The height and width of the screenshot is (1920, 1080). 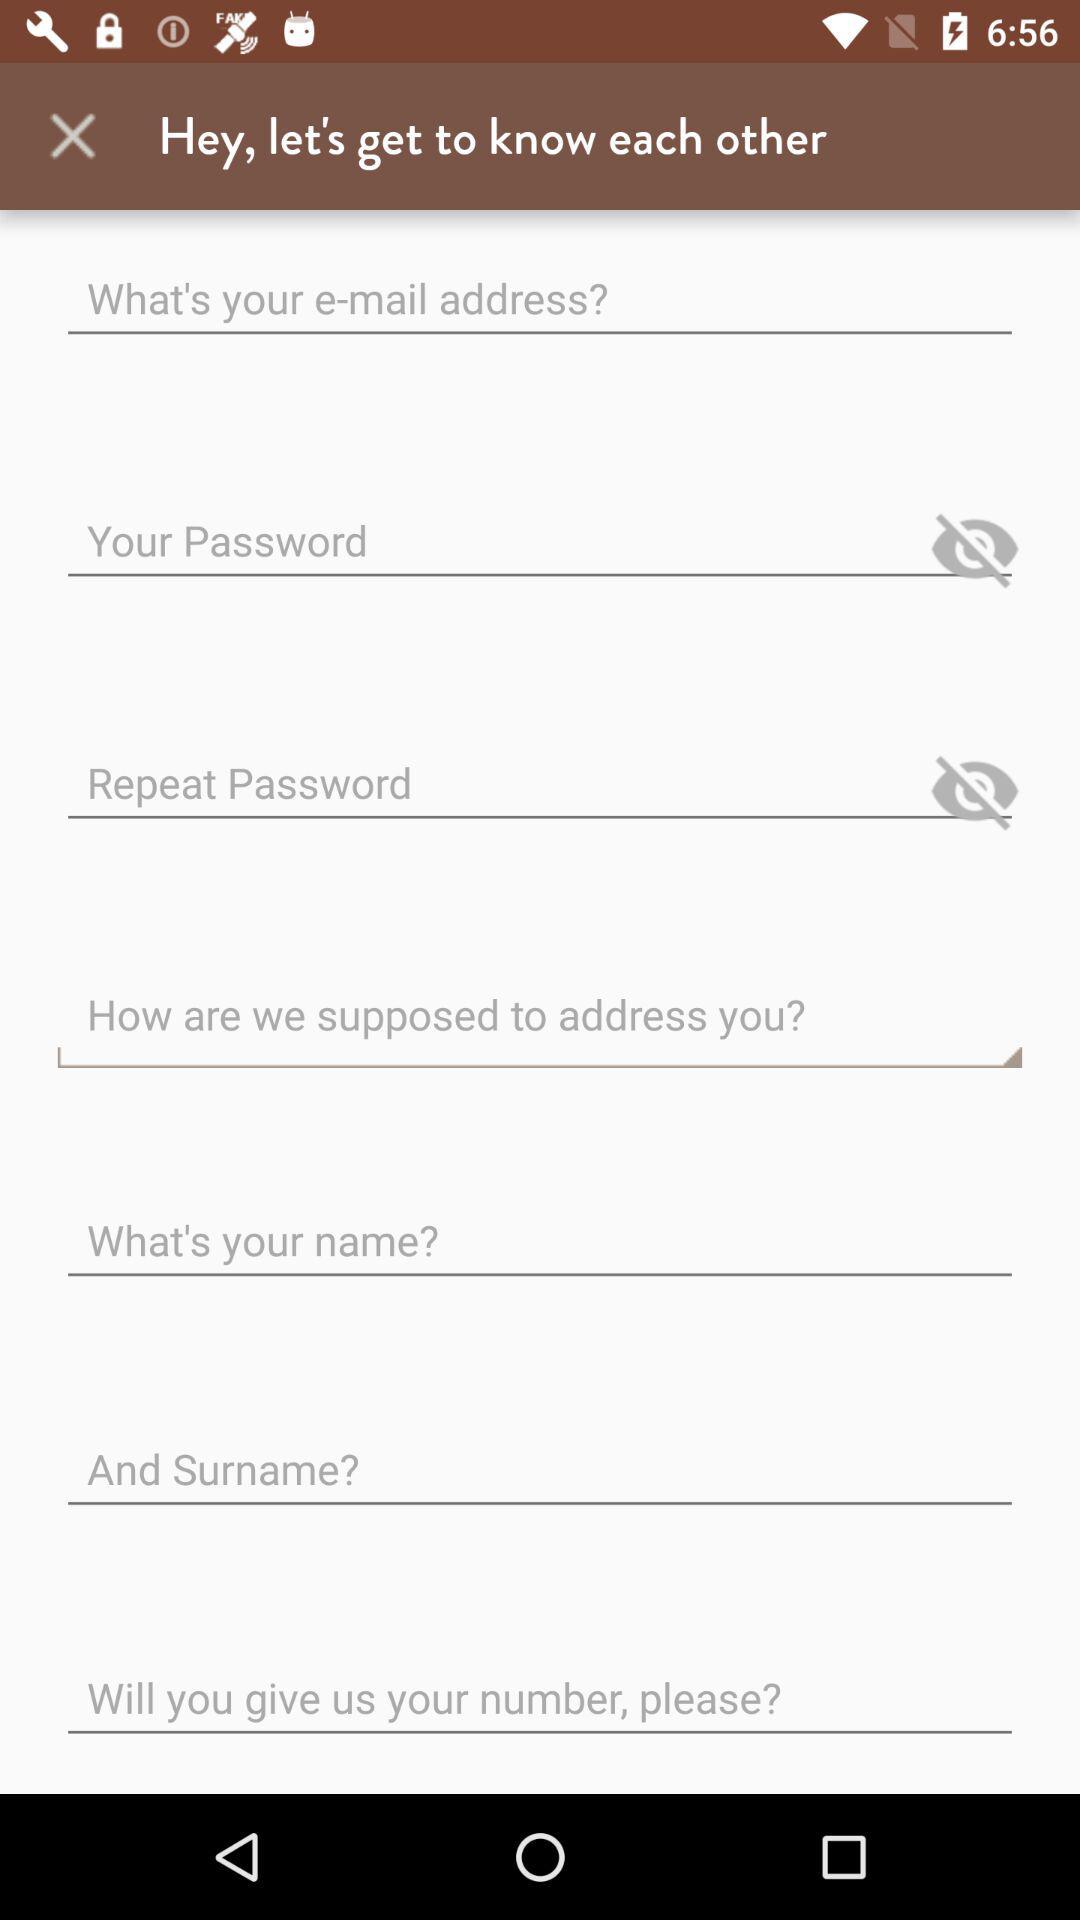 What do you see at coordinates (540, 1223) in the screenshot?
I see `your name on the box` at bounding box center [540, 1223].